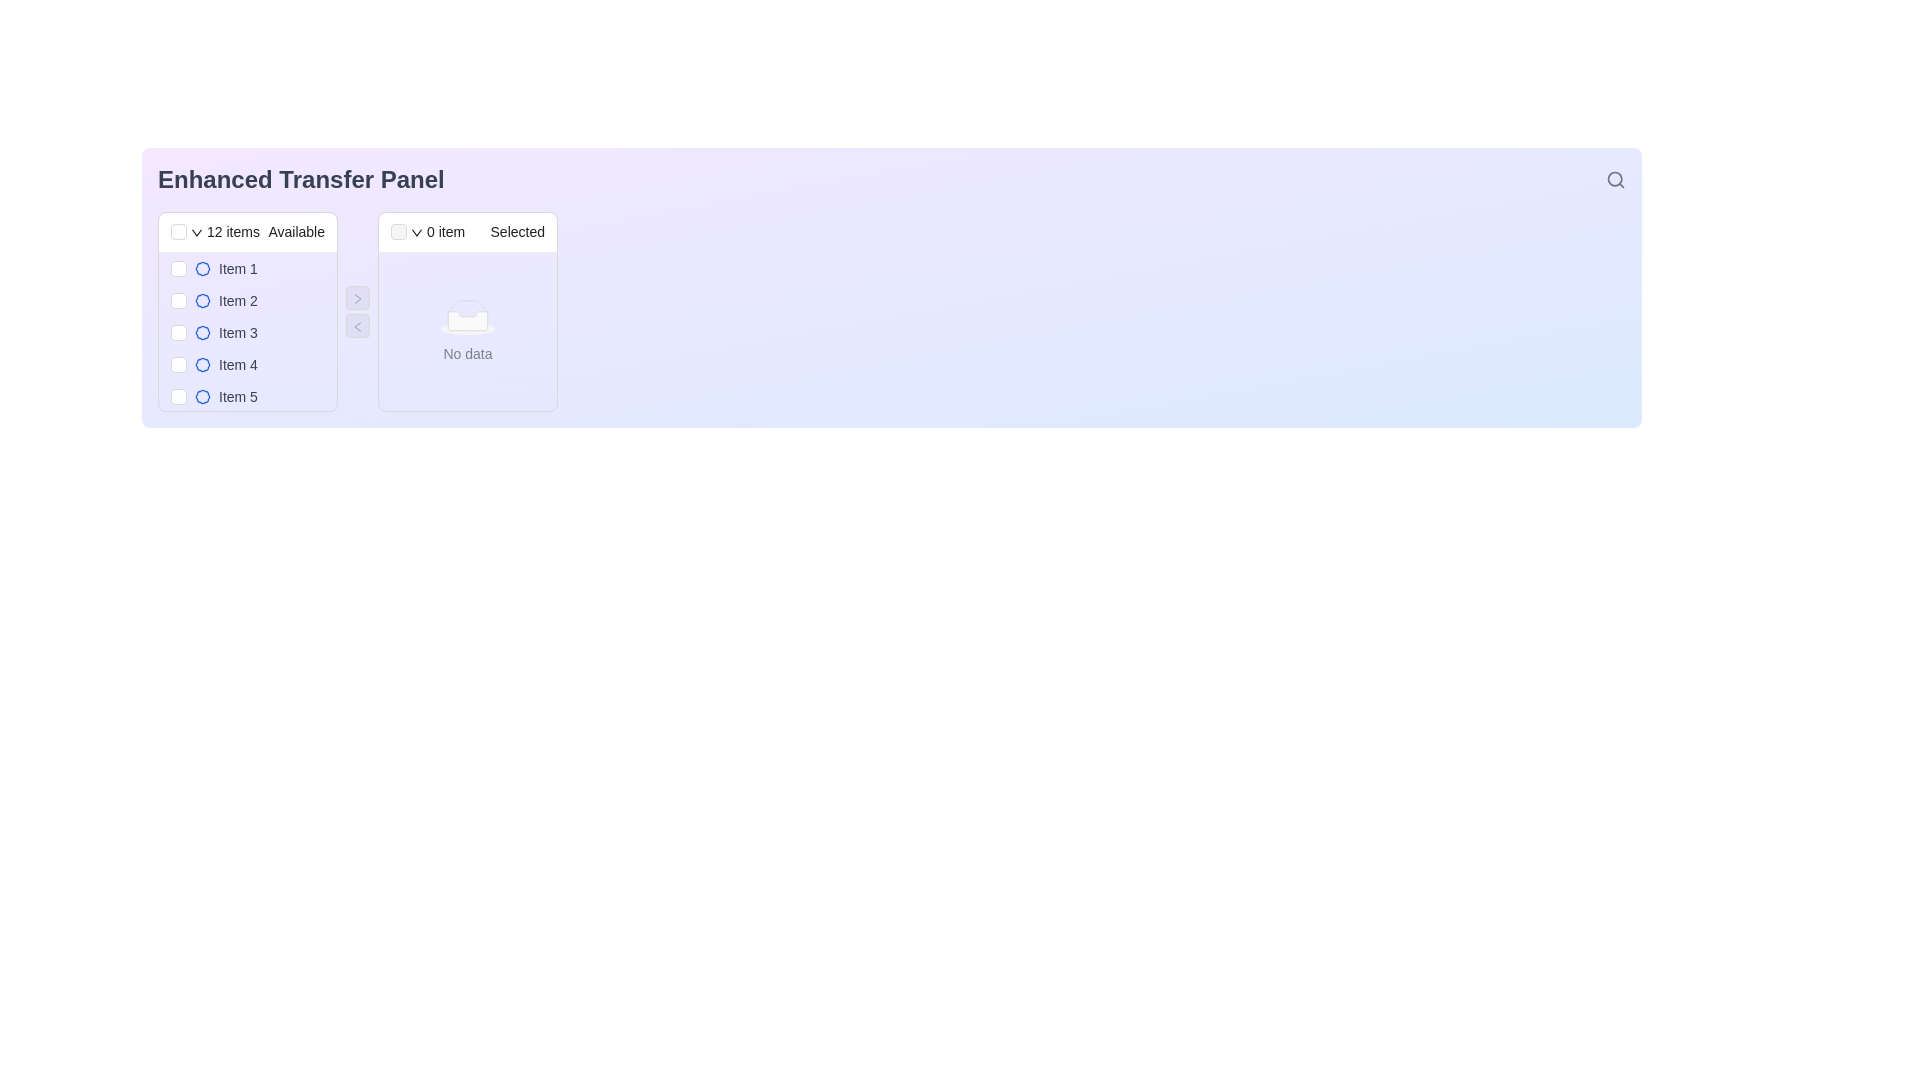 The width and height of the screenshot is (1920, 1080). I want to click on the checkbox of the list item named 'Item 1', so click(247, 268).